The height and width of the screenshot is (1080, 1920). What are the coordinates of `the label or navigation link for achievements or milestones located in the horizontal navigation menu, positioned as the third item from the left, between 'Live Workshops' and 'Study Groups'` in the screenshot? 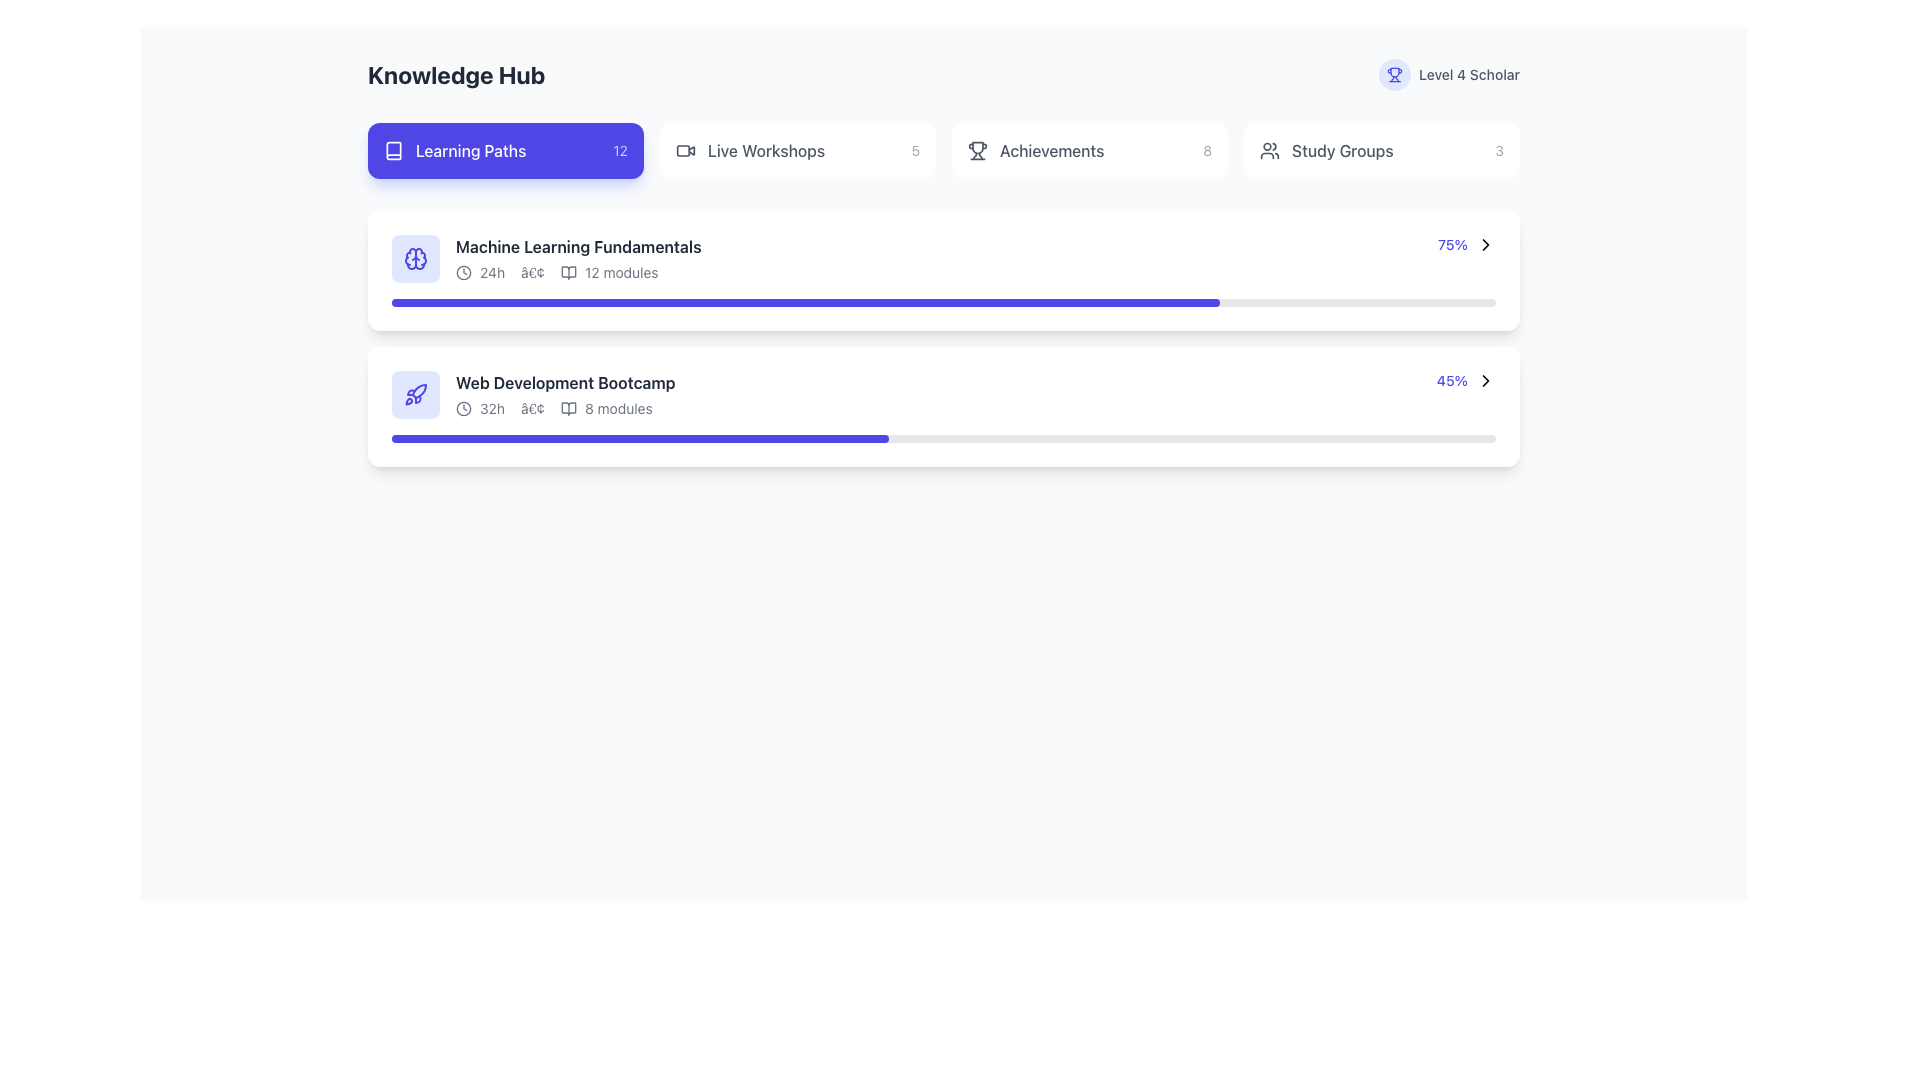 It's located at (1051, 149).